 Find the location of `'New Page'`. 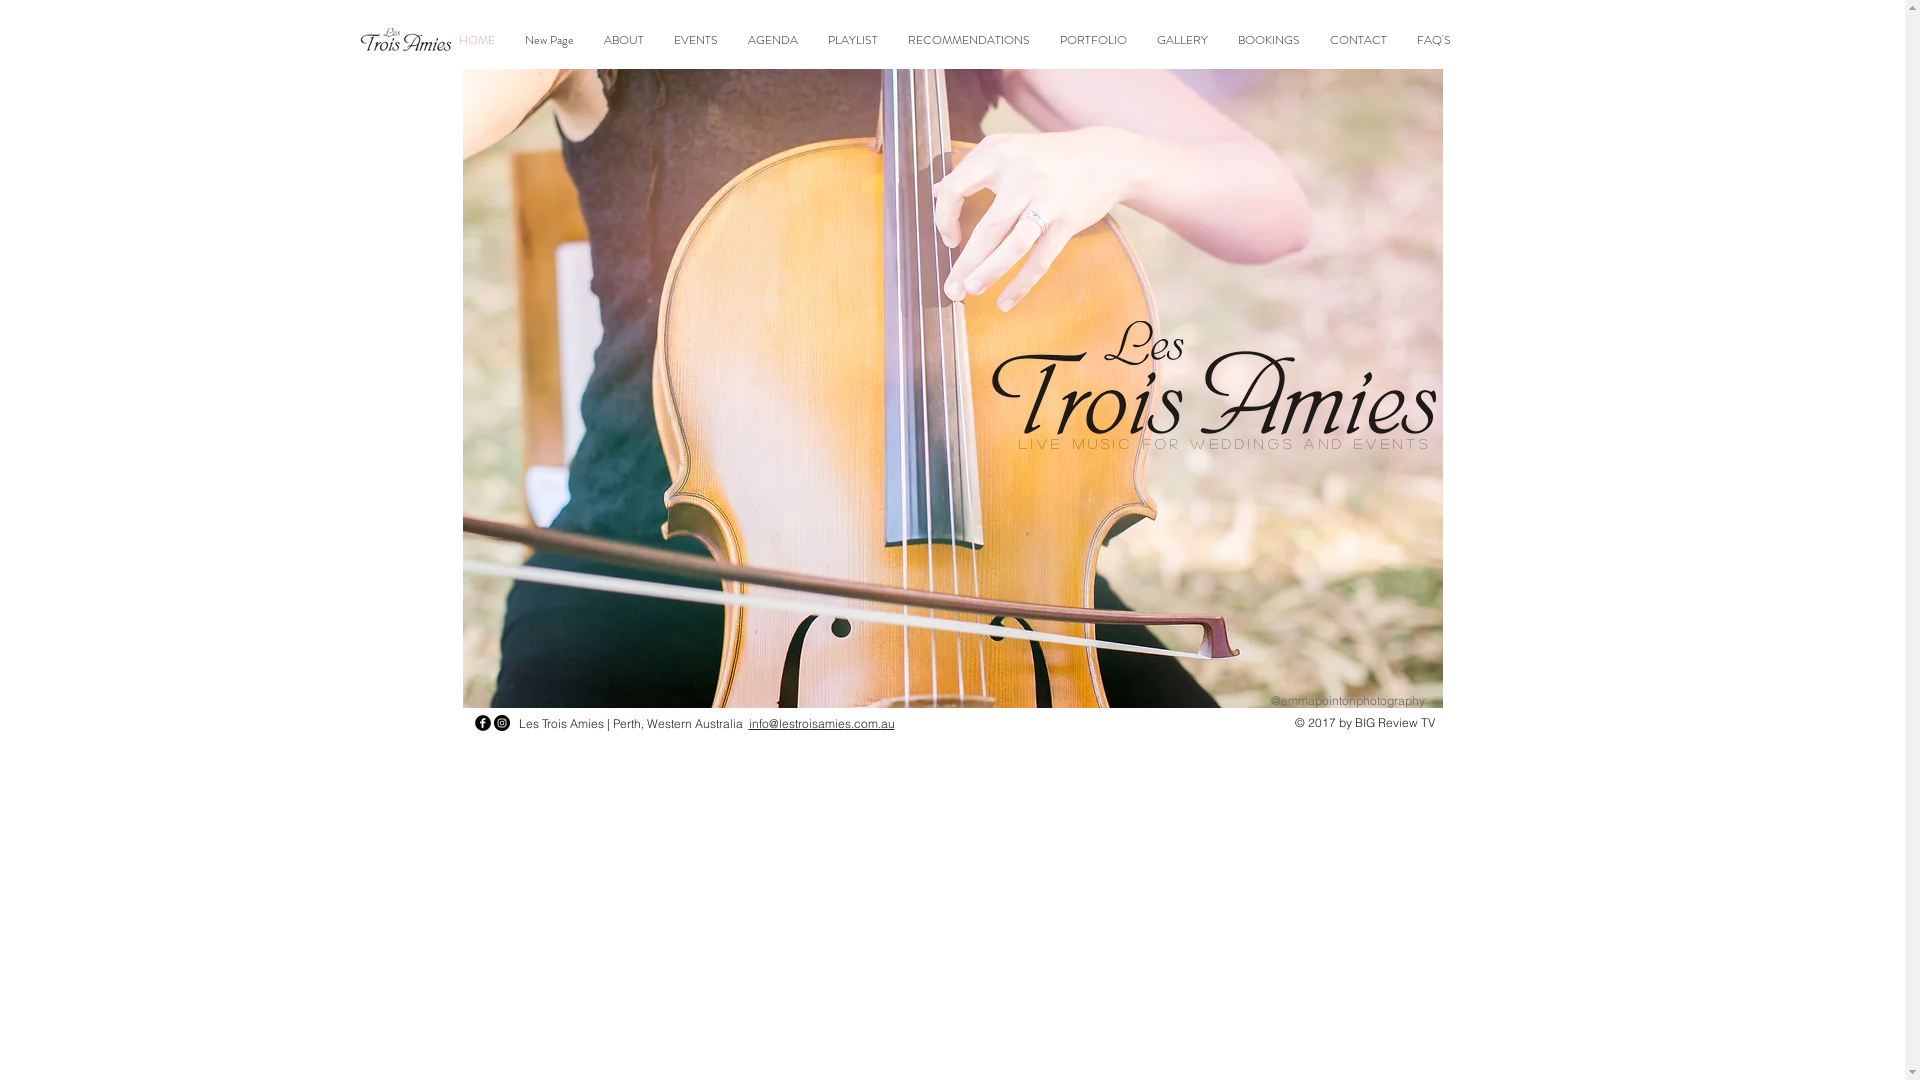

'New Page' is located at coordinates (549, 40).